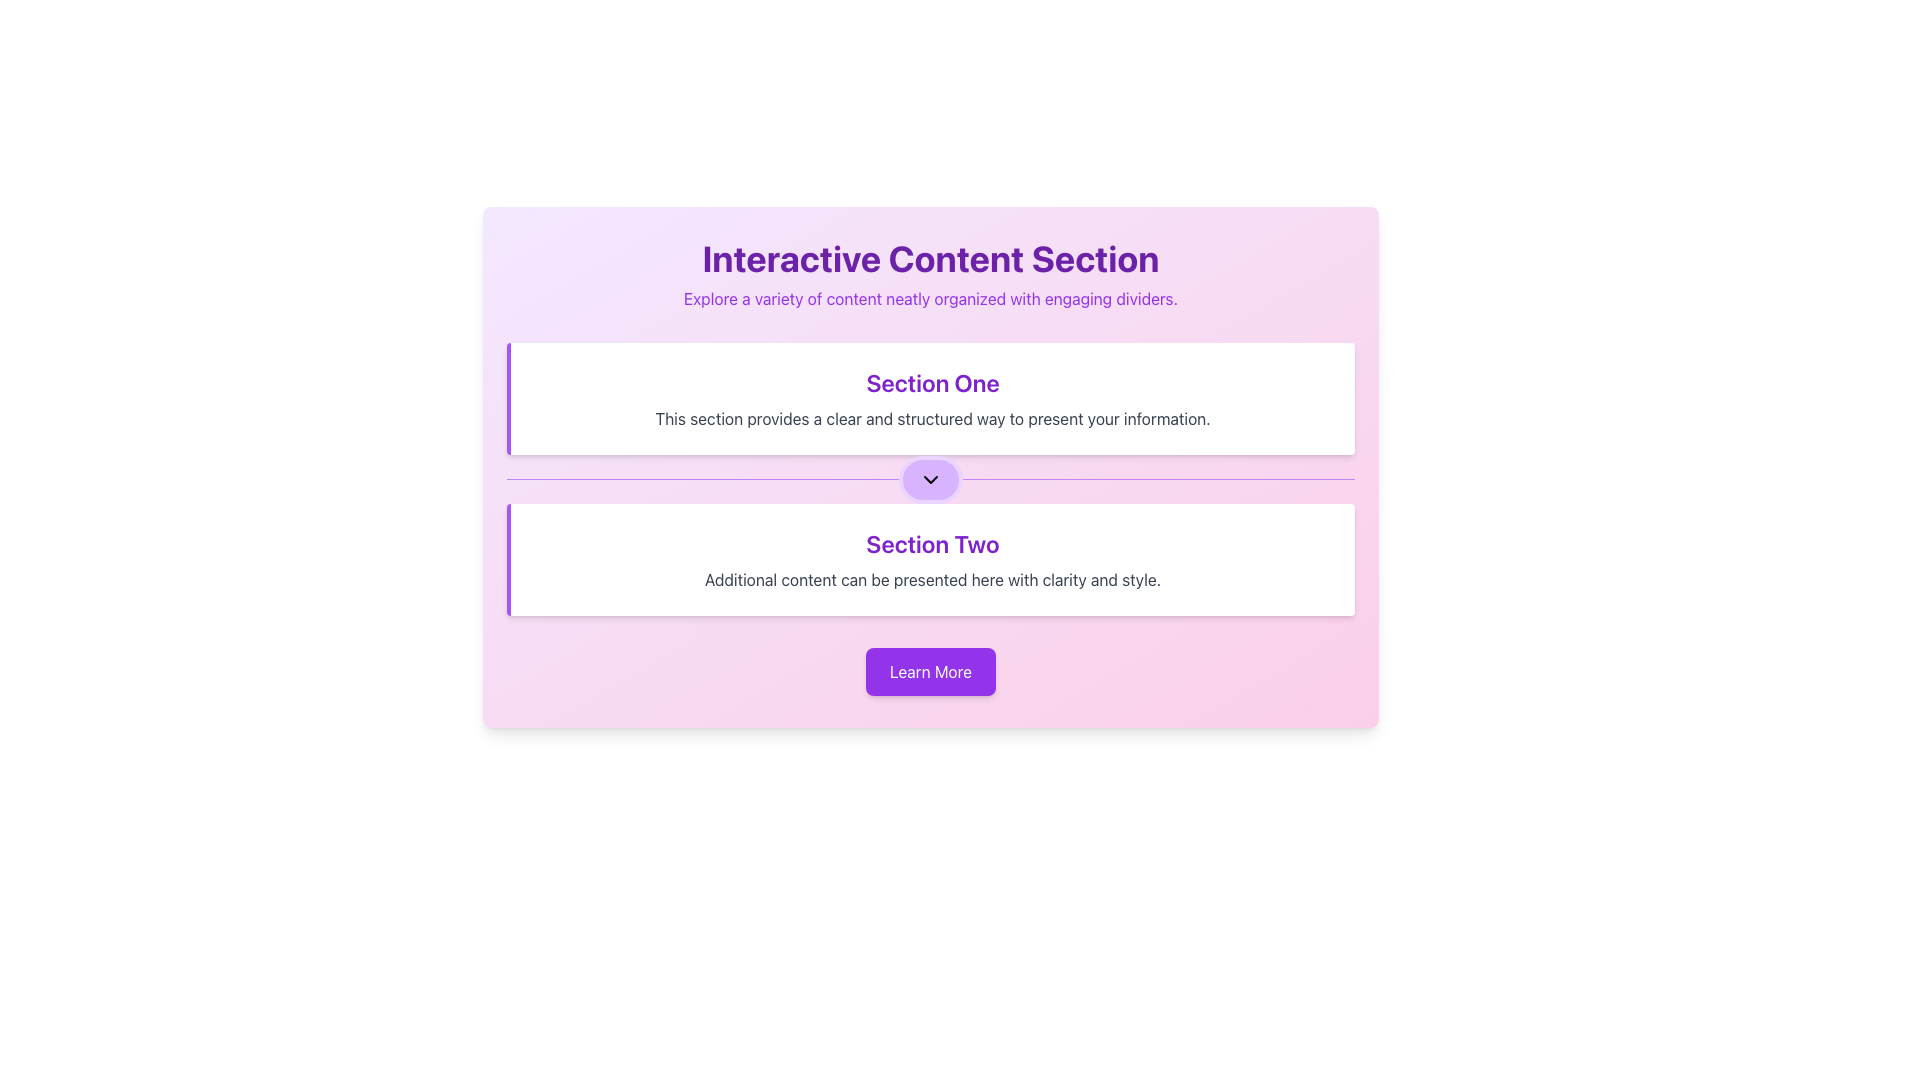  I want to click on the Divider Line that separates Section One and Section Two in the interface, so click(930, 479).